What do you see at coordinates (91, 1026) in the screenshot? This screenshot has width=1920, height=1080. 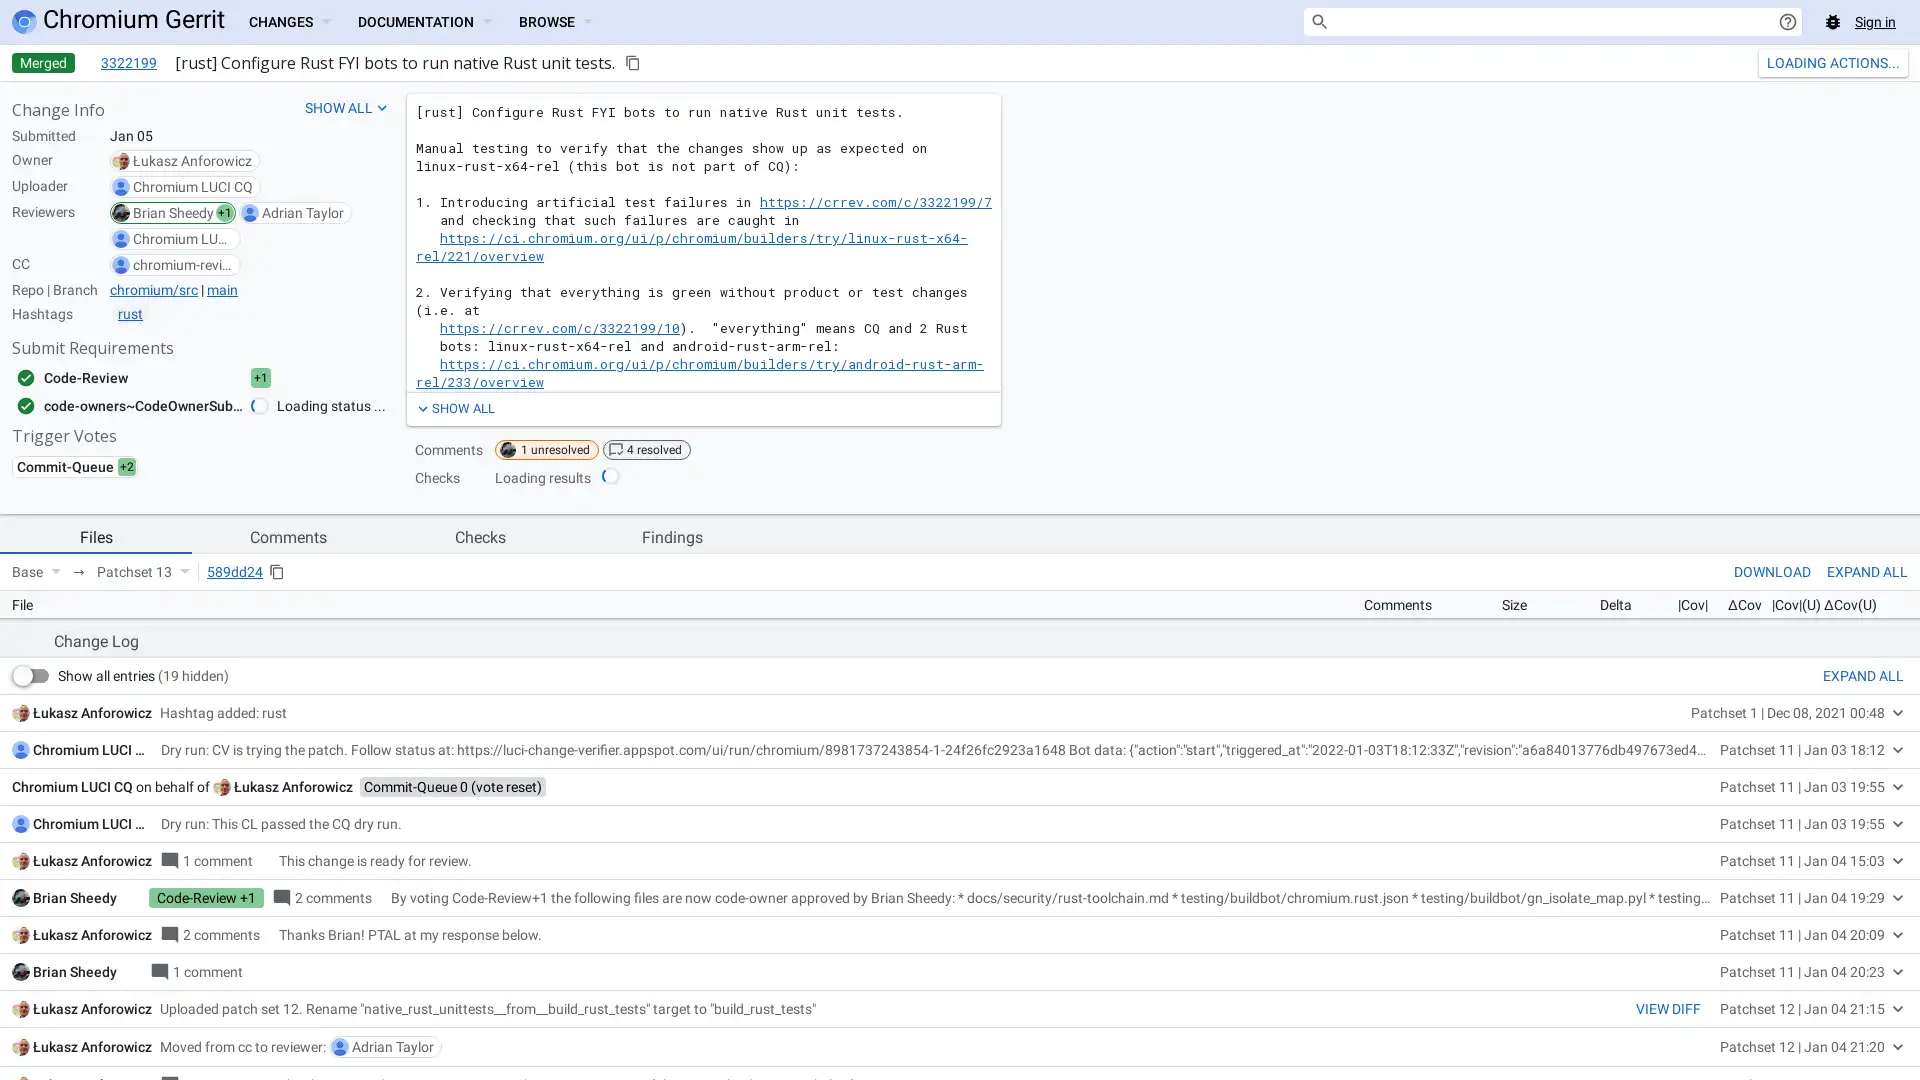 I see `Chromium LUCI CQ` at bounding box center [91, 1026].